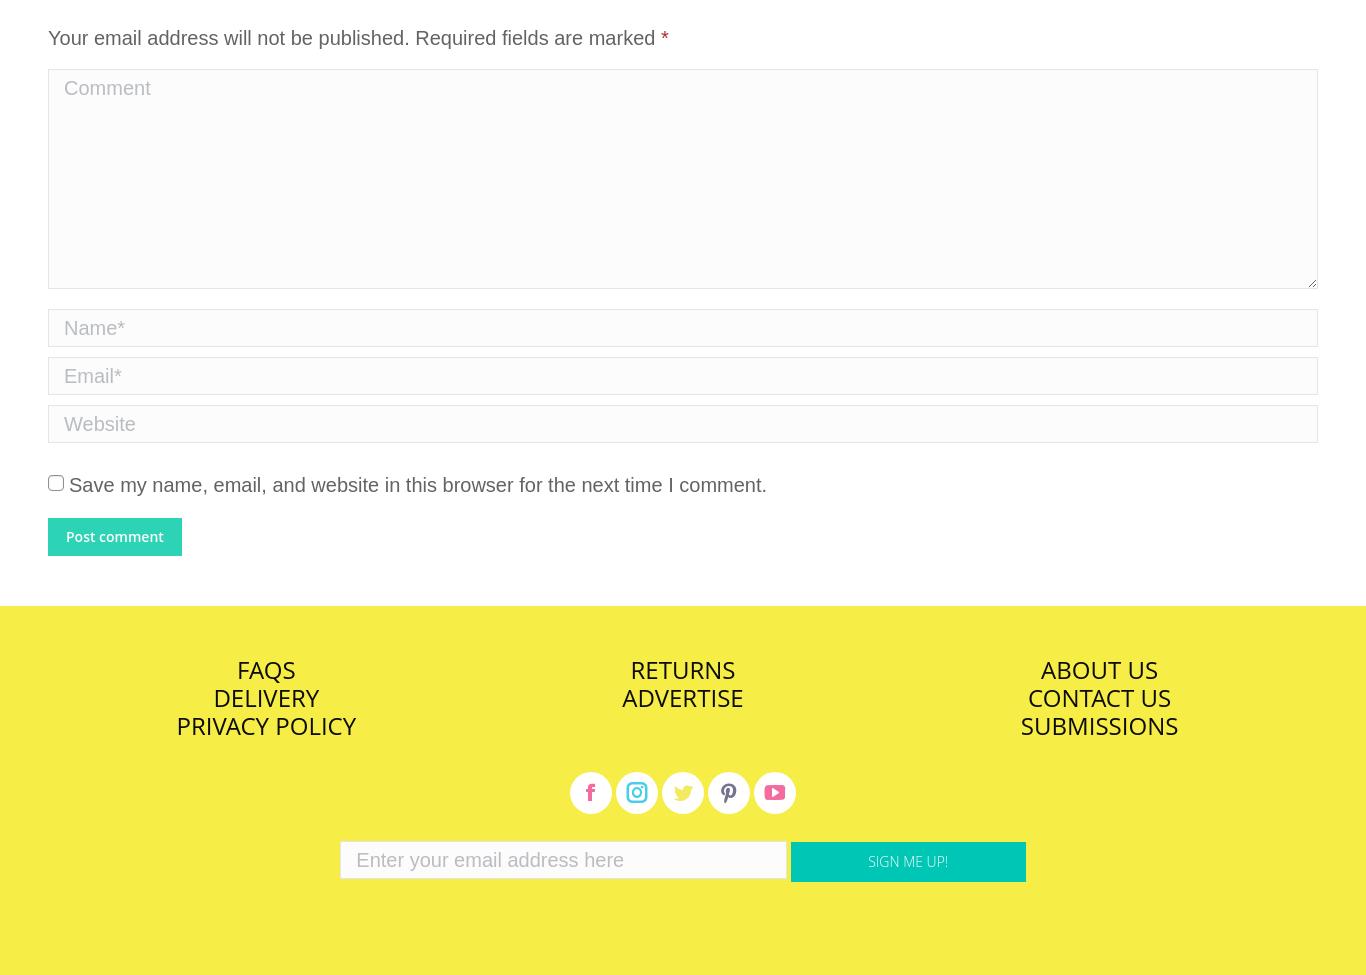  Describe the element at coordinates (1097, 724) in the screenshot. I see `'Submissions'` at that location.